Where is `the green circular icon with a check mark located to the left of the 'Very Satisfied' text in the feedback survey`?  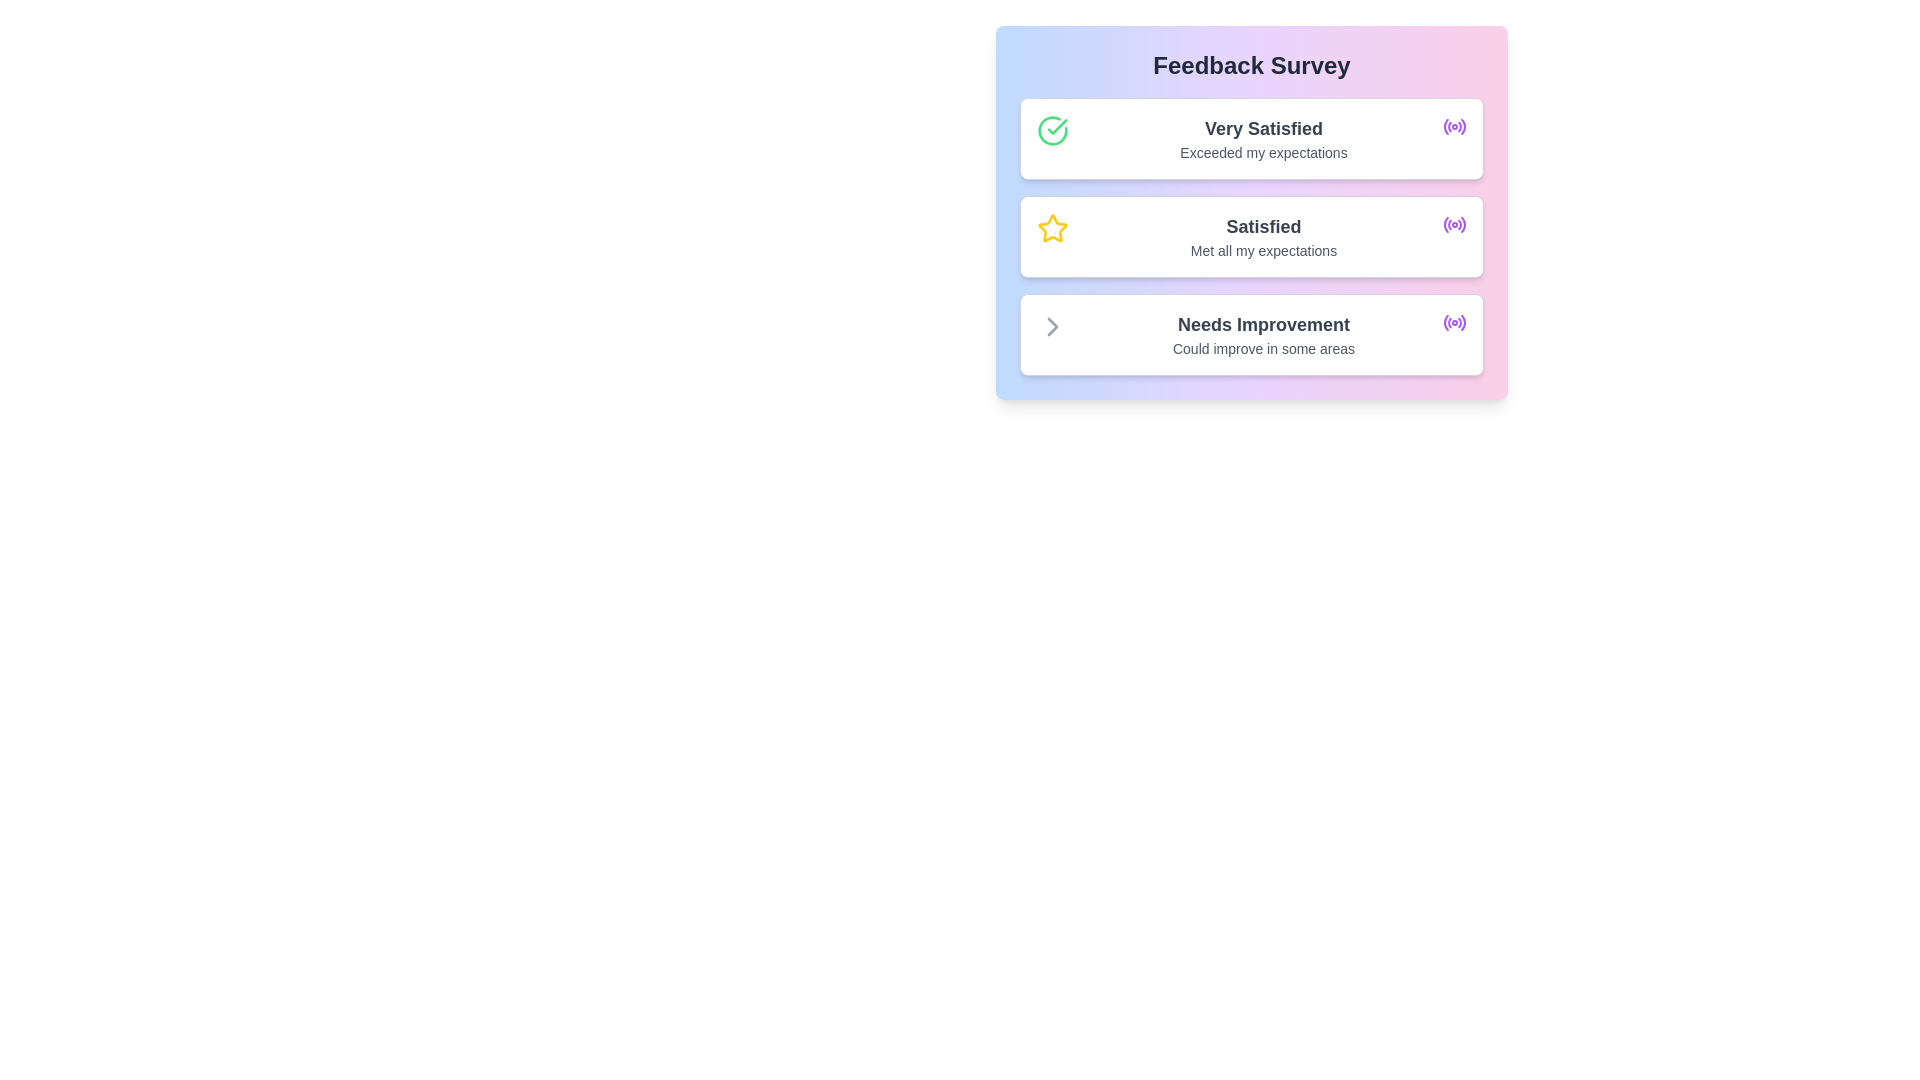 the green circular icon with a check mark located to the left of the 'Very Satisfied' text in the feedback survey is located at coordinates (1051, 131).